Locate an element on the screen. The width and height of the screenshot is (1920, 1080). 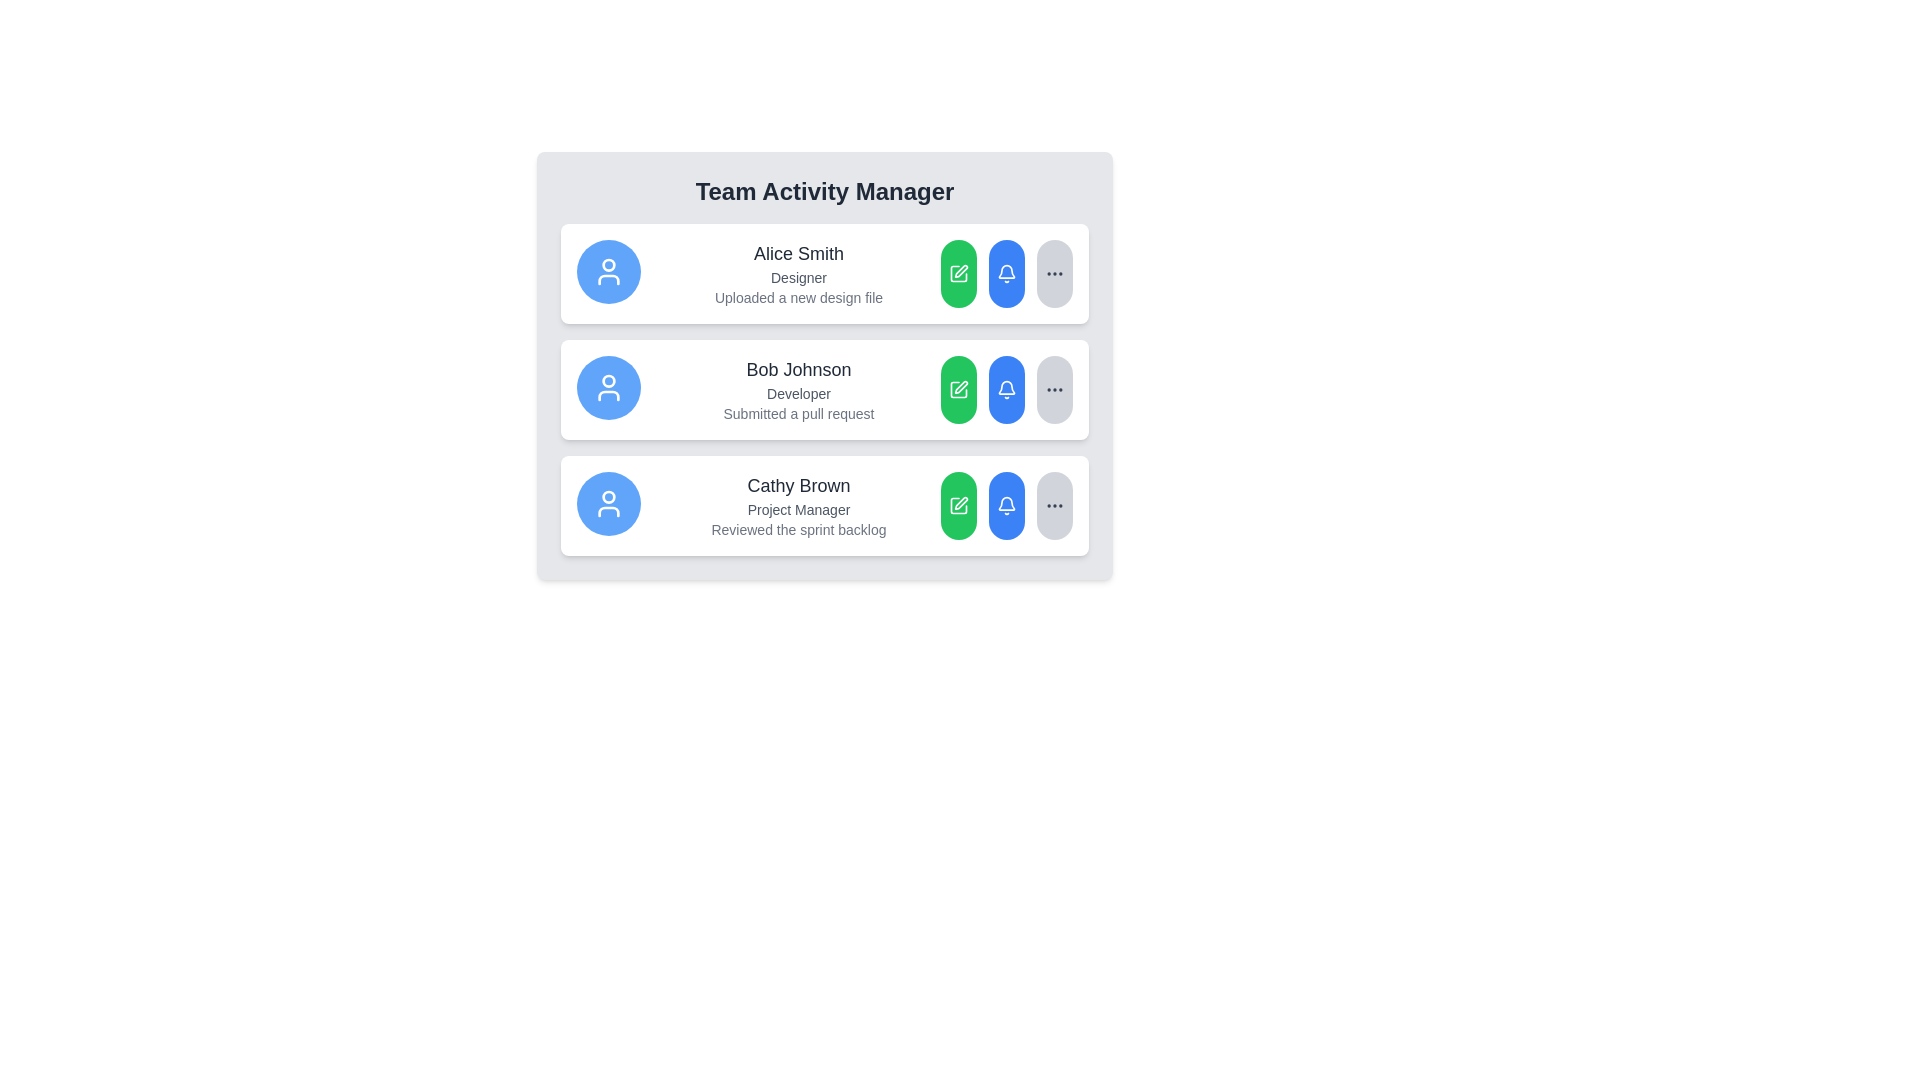
the first circular button with a green background and a white outline of a pen icon, associated with 'Bob Johnson' is located at coordinates (958, 389).